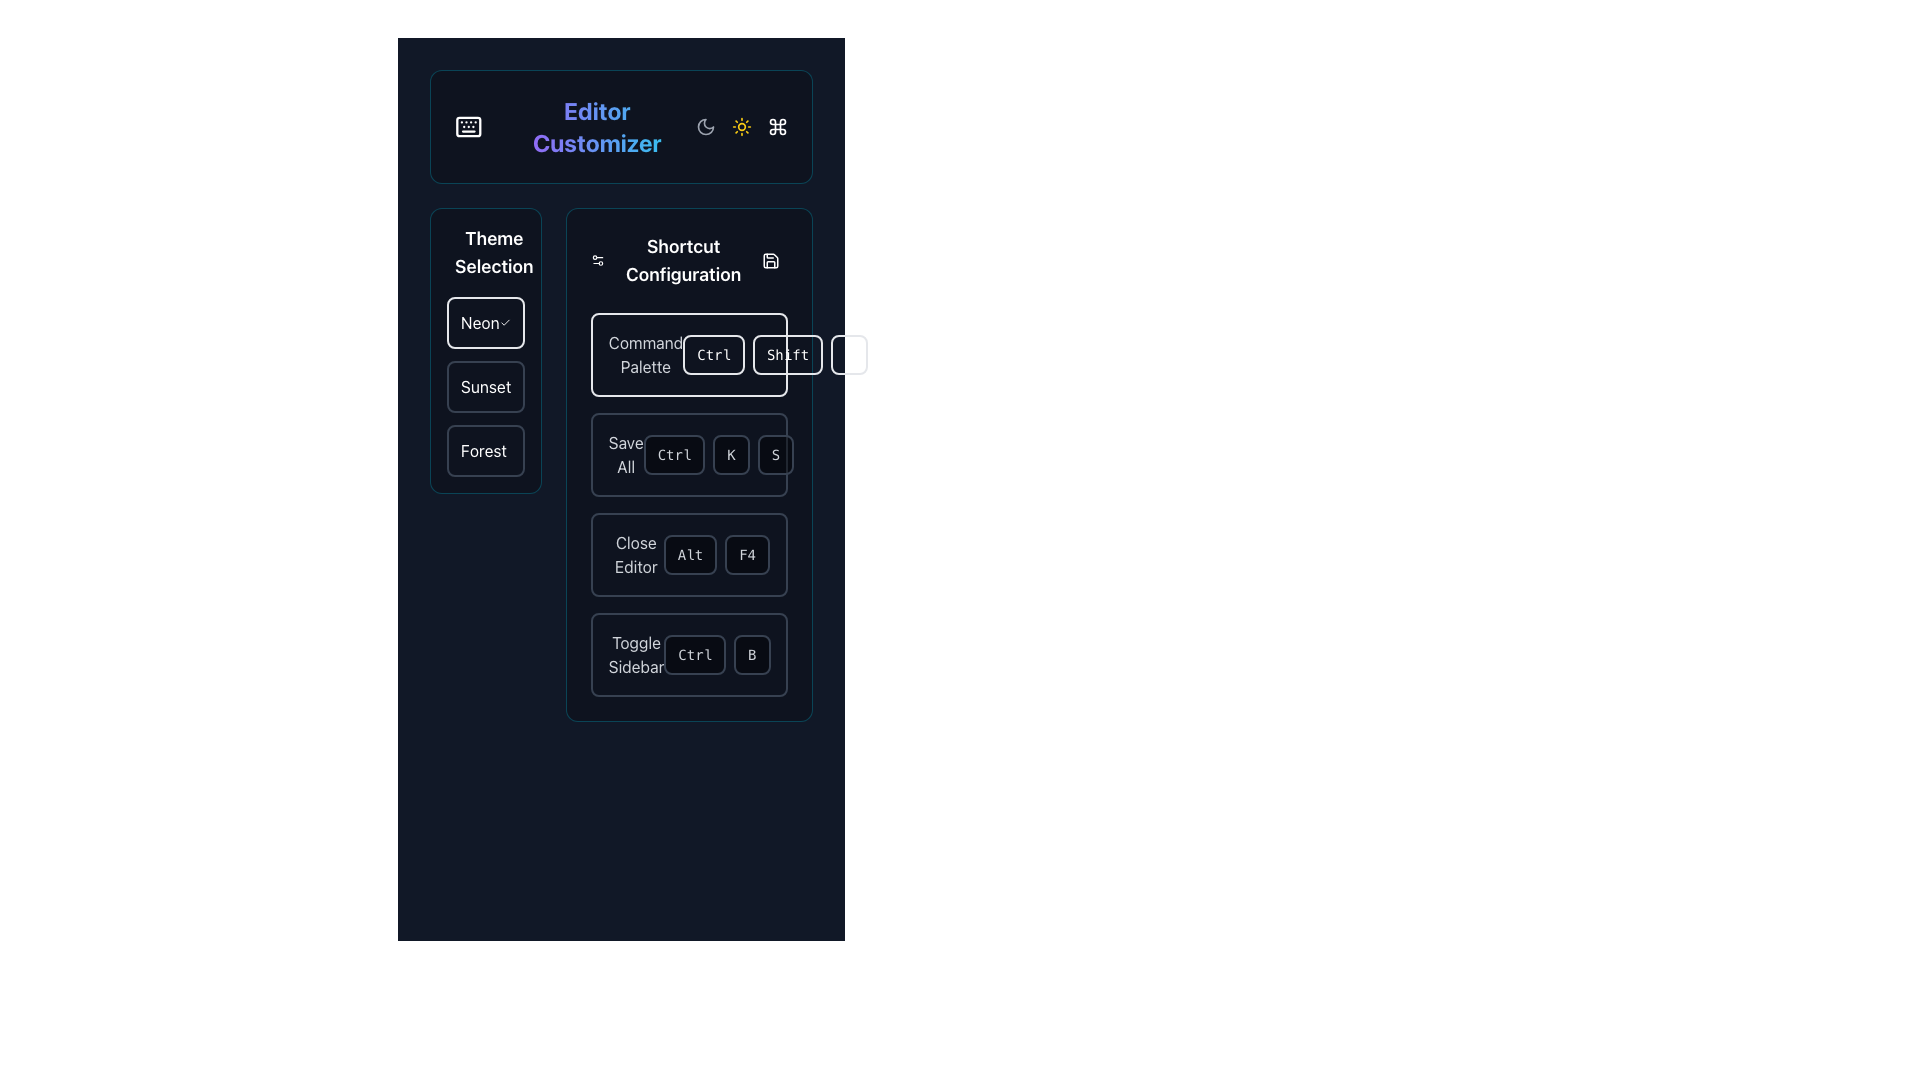  What do you see at coordinates (485, 451) in the screenshot?
I see `the 'Forest' theme selection button, which is the third button in the vertical list of theme options in the left sidebar` at bounding box center [485, 451].